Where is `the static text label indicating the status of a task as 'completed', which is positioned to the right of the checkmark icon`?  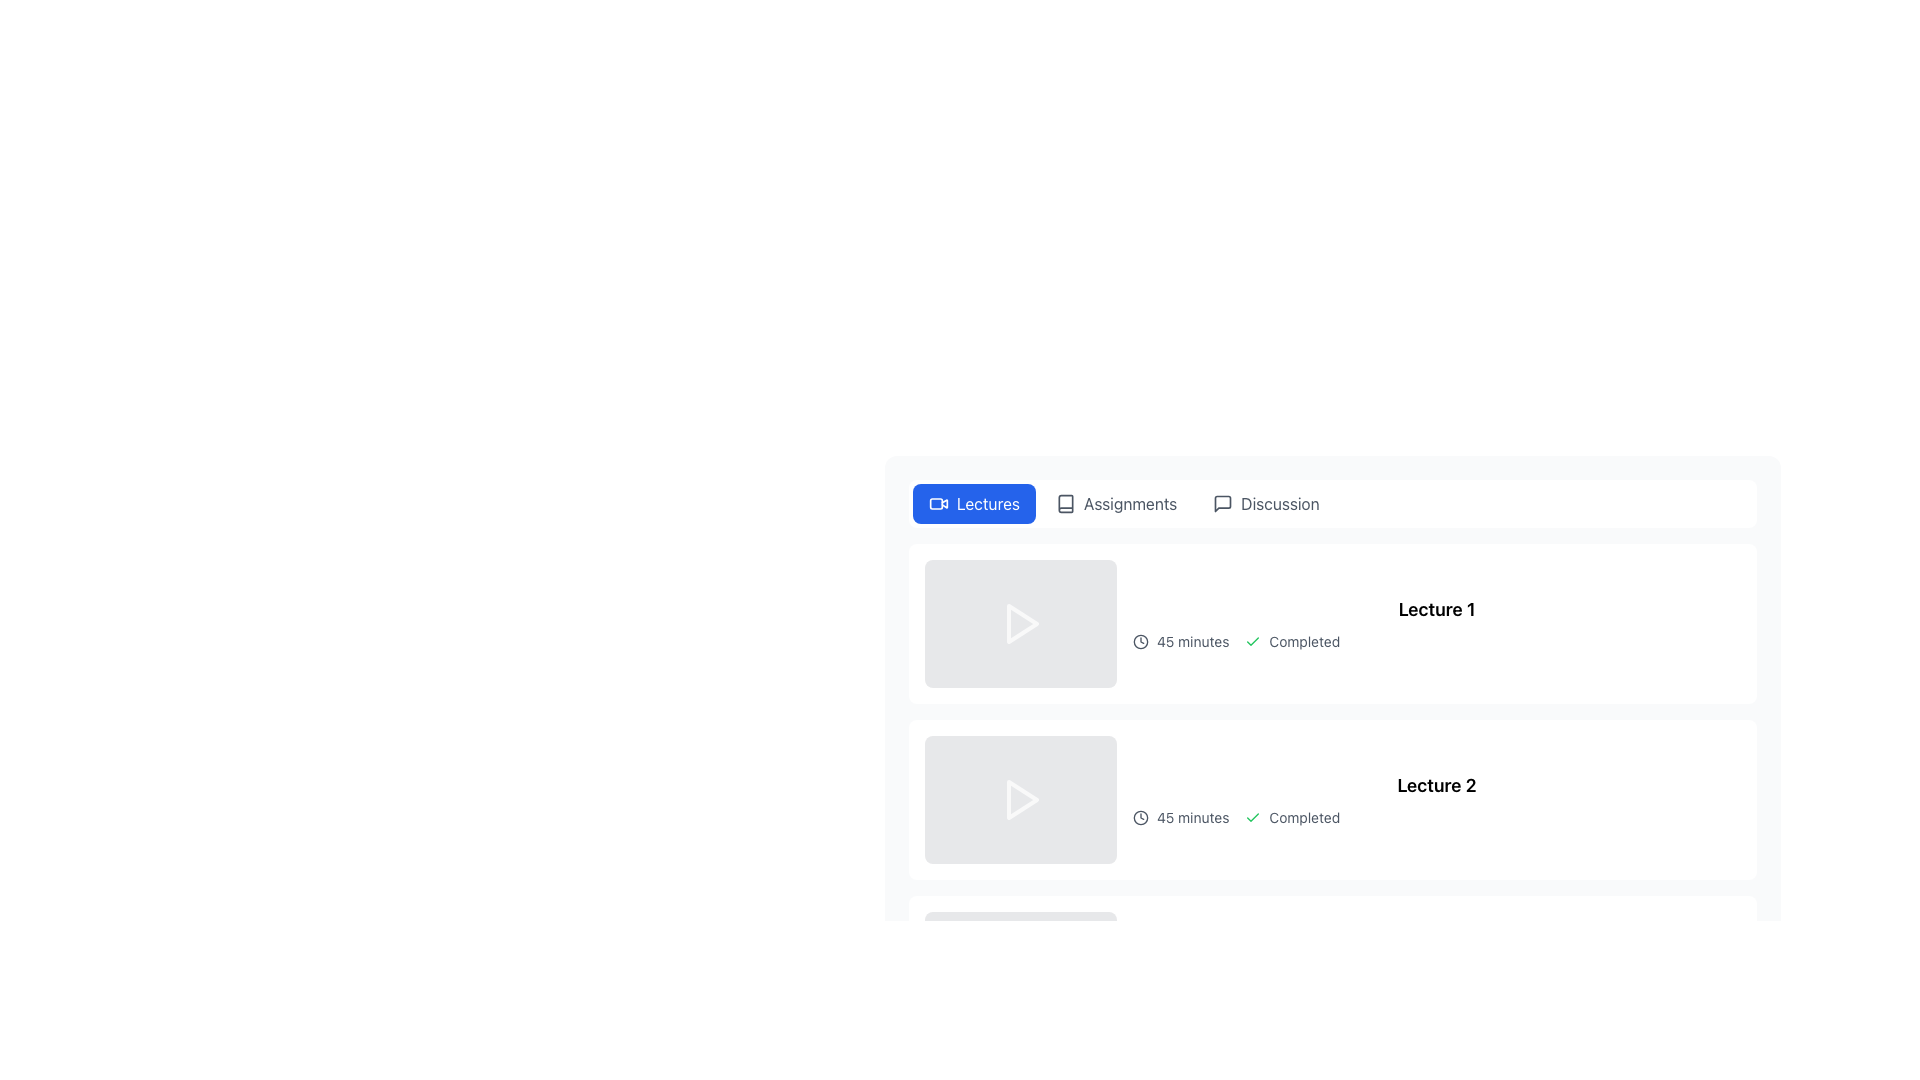 the static text label indicating the status of a task as 'completed', which is positioned to the right of the checkmark icon is located at coordinates (1304, 817).